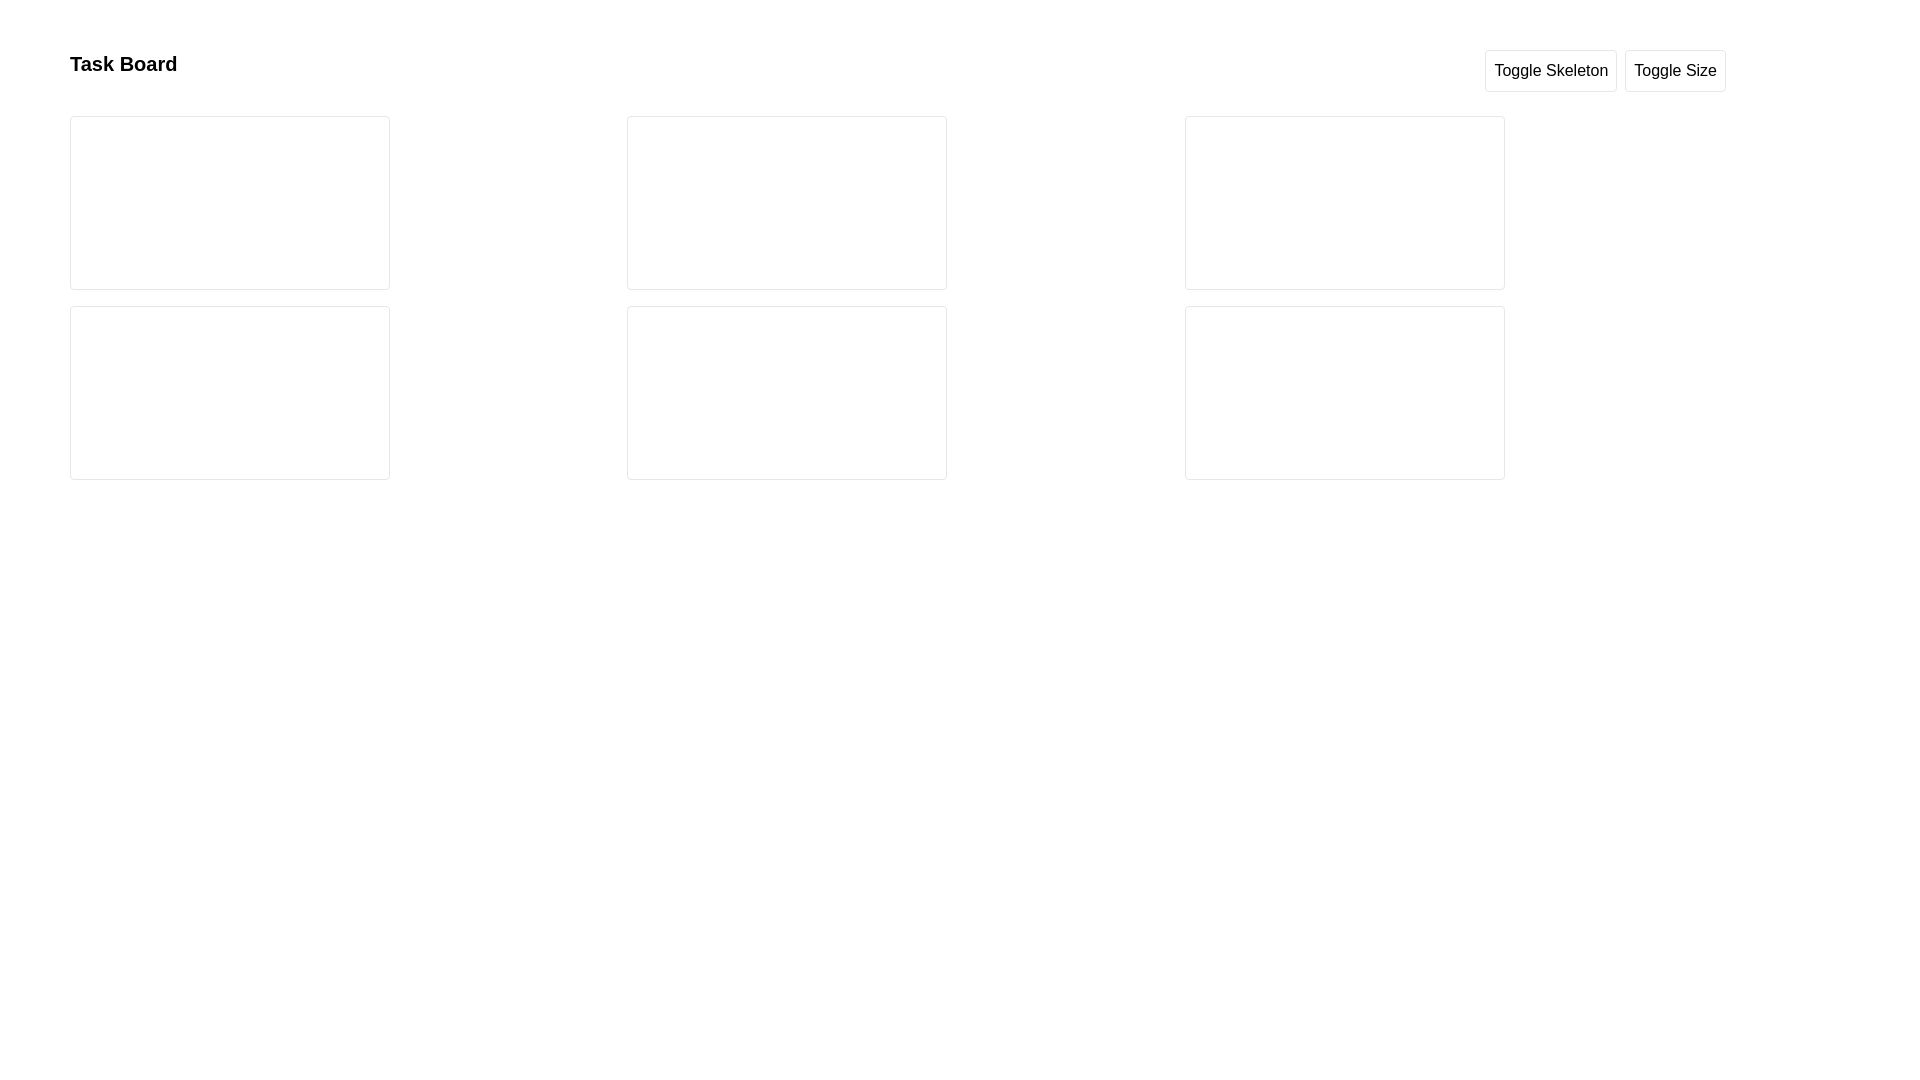 Image resolution: width=1920 pixels, height=1080 pixels. Describe the element at coordinates (230, 199) in the screenshot. I see `the first Skeleton loader element, which is a rectangular bar styled as a placeholder loading indicator` at that location.